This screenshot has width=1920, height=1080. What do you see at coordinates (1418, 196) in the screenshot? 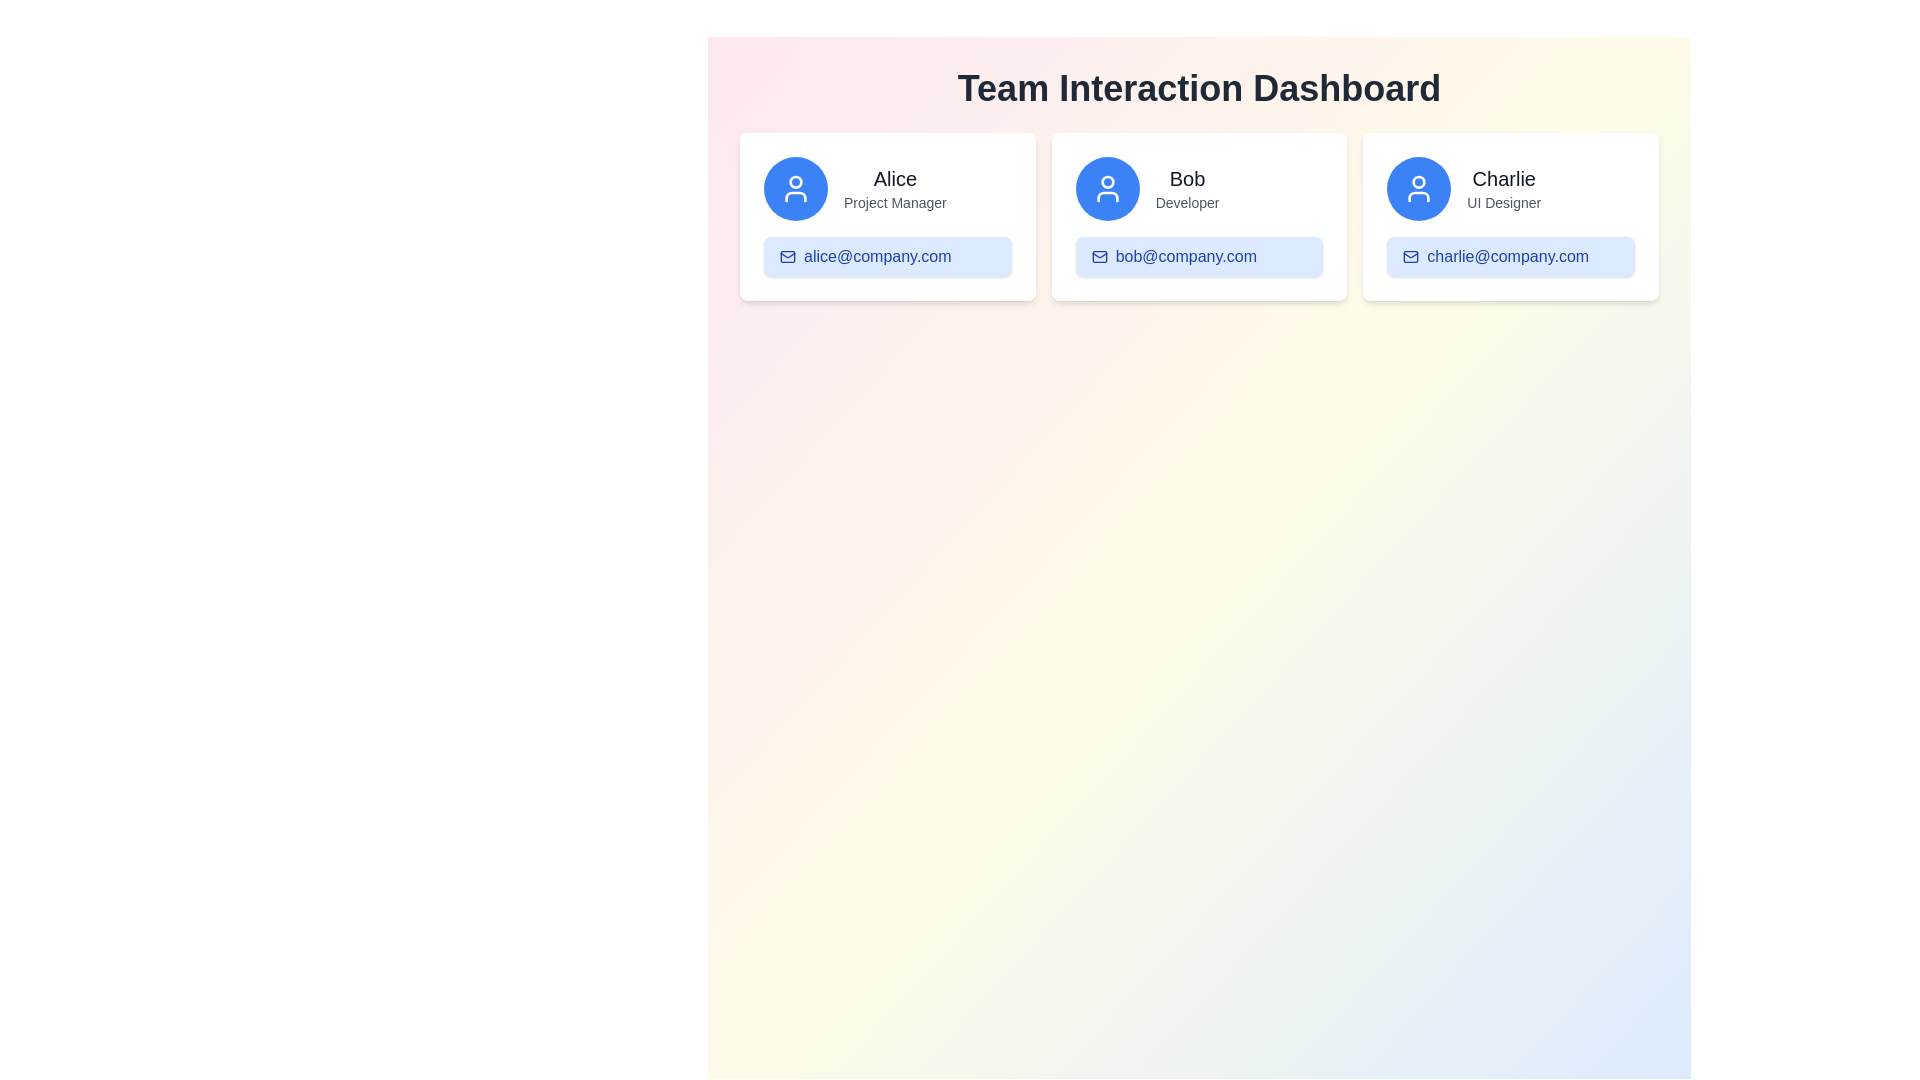
I see `the lower part of the user icon silhouette for user 'Charlie' in the blue circular profile icon on the rightmost profile card of the 'Team Interaction Dashboard'` at bounding box center [1418, 196].